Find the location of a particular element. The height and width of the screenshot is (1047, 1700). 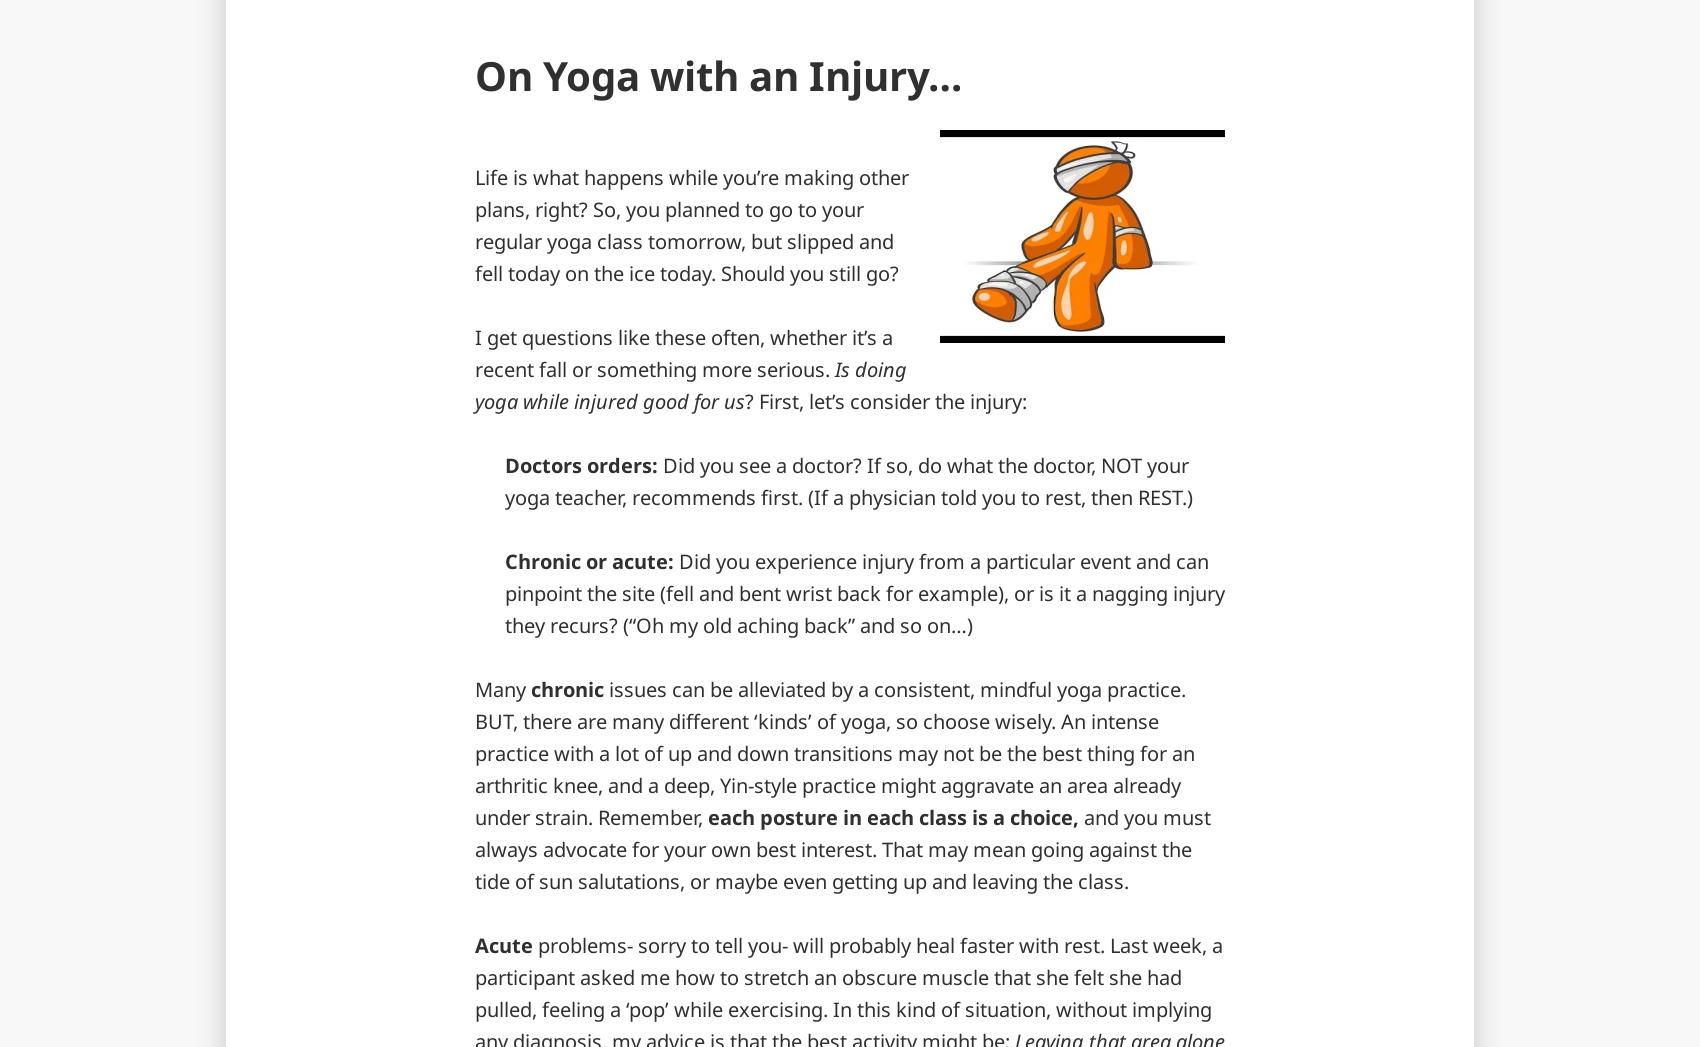

'chronic' is located at coordinates (564, 688).